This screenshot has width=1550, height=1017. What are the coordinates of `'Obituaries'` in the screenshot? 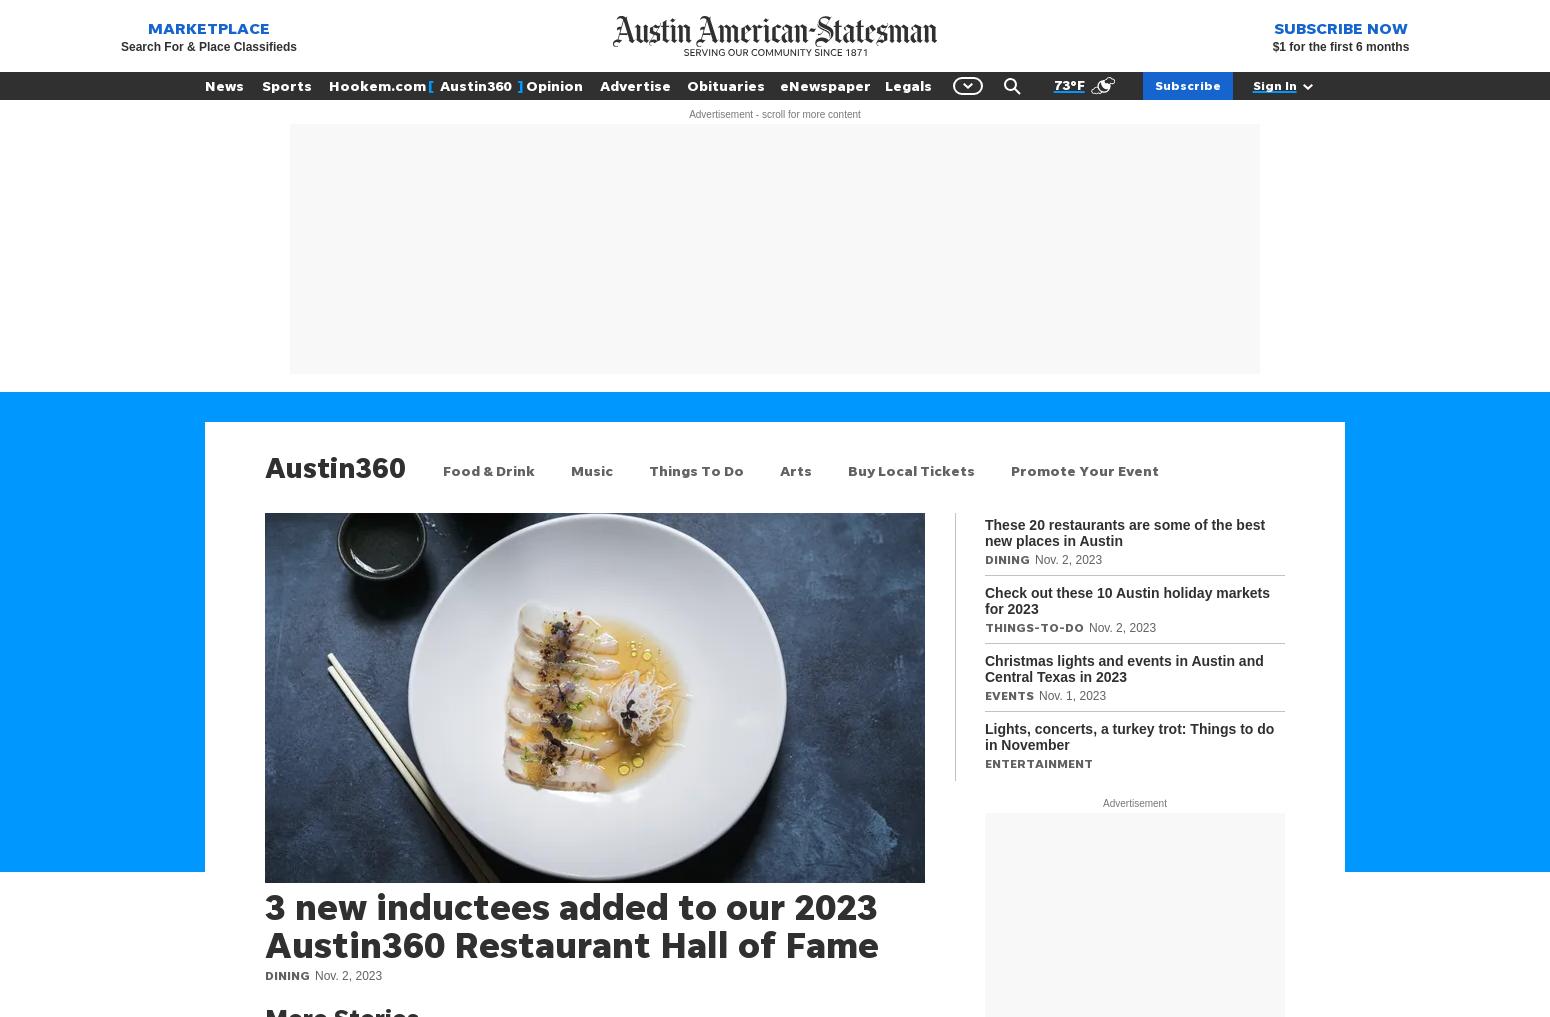 It's located at (685, 85).